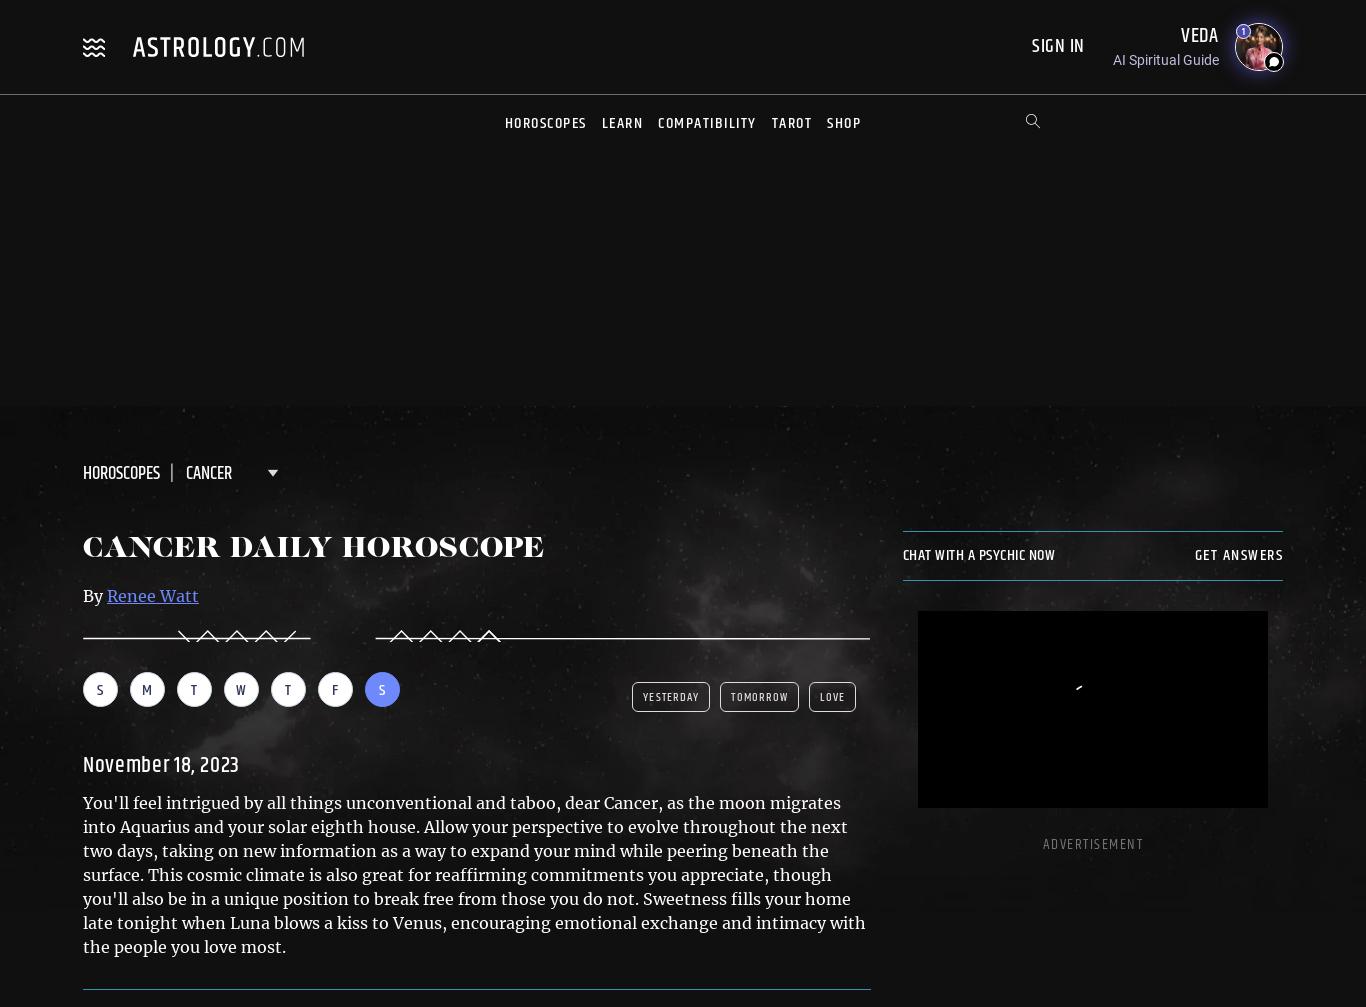  What do you see at coordinates (620, 123) in the screenshot?
I see `'Learn'` at bounding box center [620, 123].